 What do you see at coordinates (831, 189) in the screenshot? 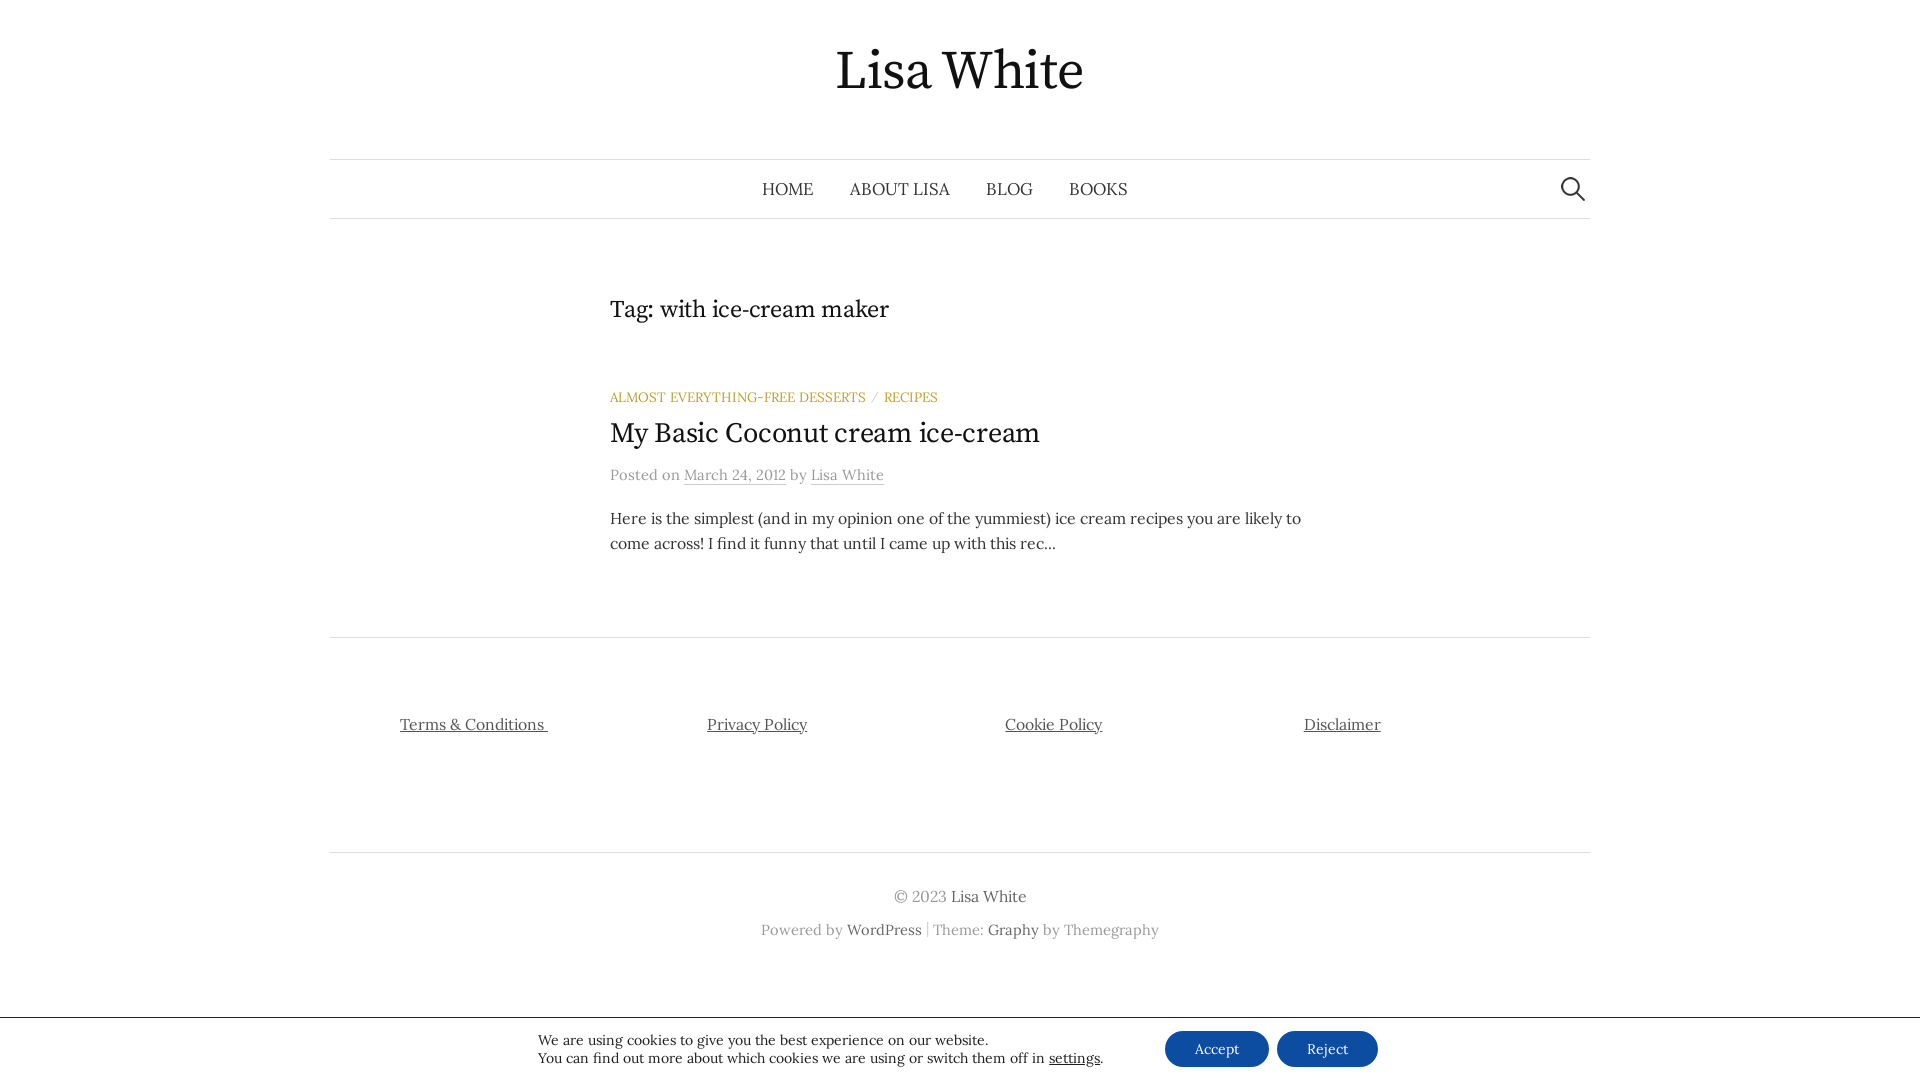
I see `'ABOUT LISA'` at bounding box center [831, 189].